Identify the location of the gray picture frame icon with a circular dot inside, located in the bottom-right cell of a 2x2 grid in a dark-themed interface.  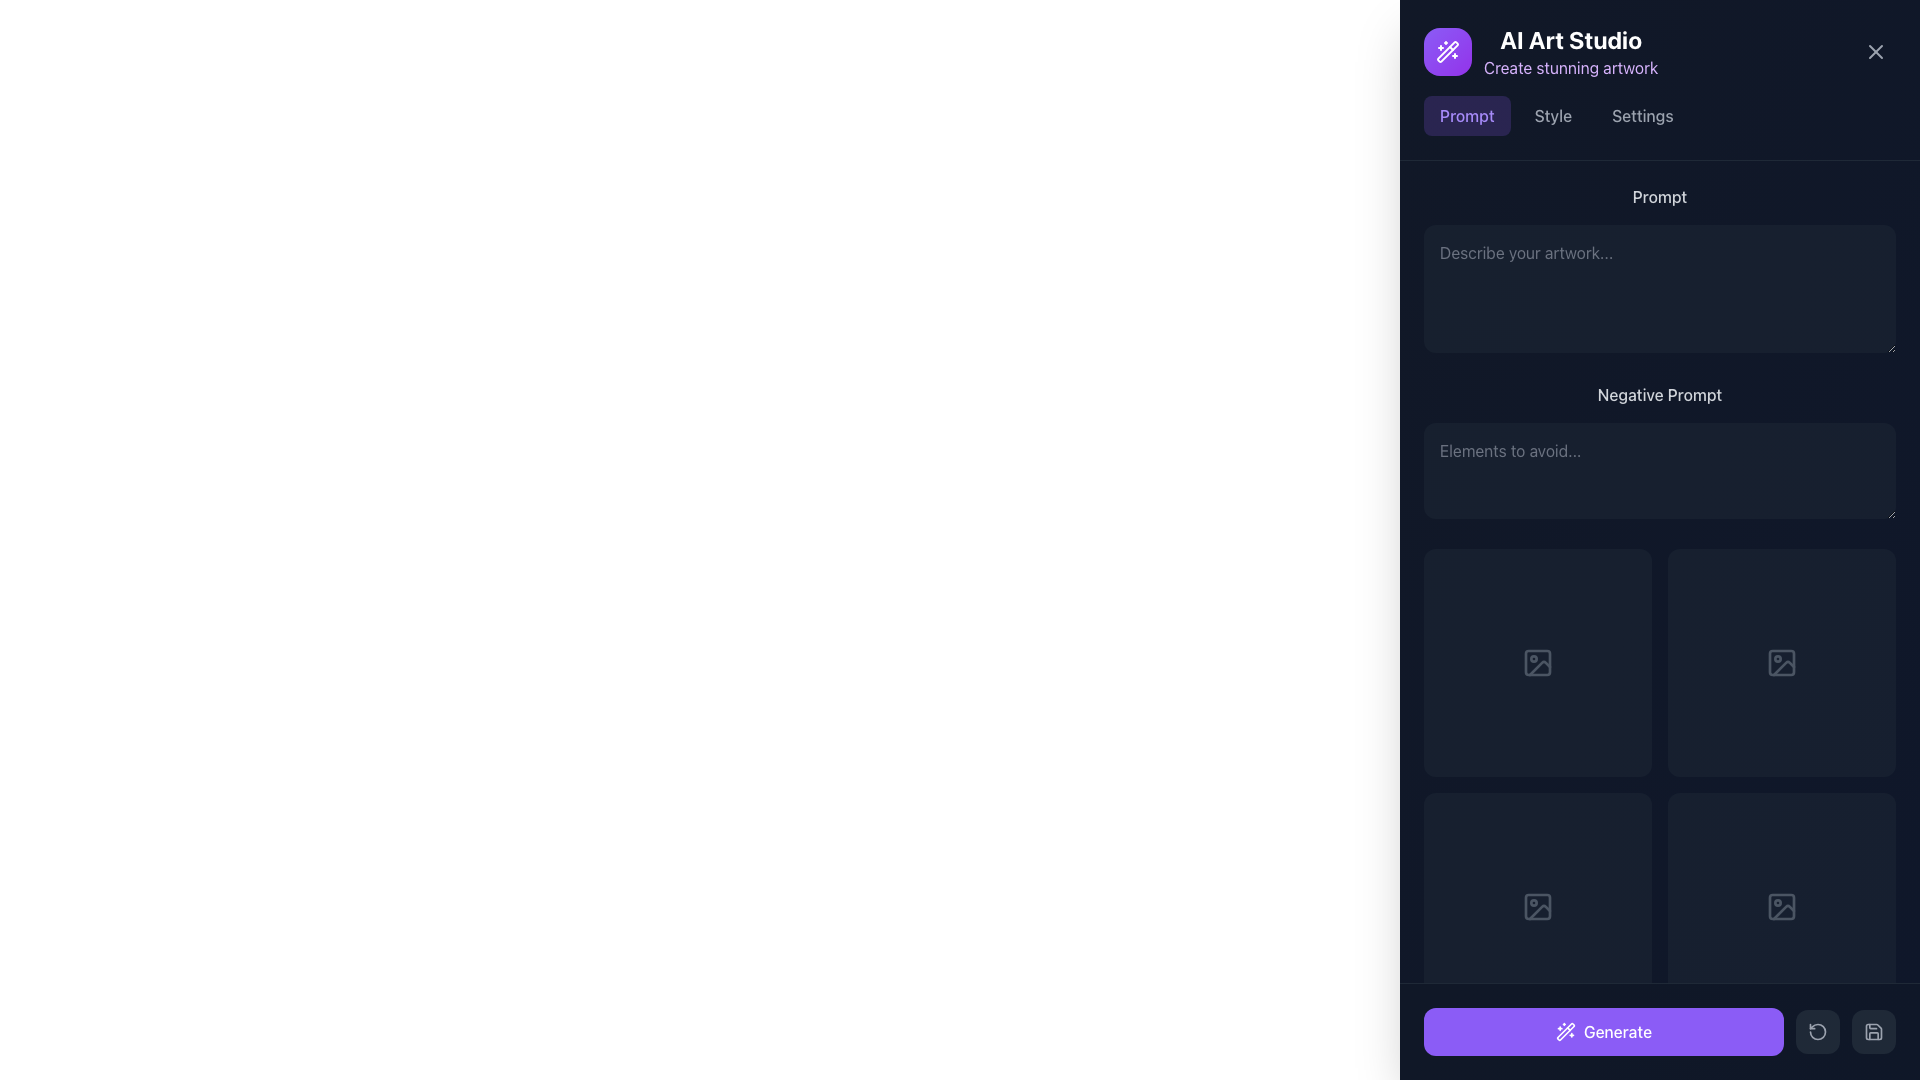
(1781, 906).